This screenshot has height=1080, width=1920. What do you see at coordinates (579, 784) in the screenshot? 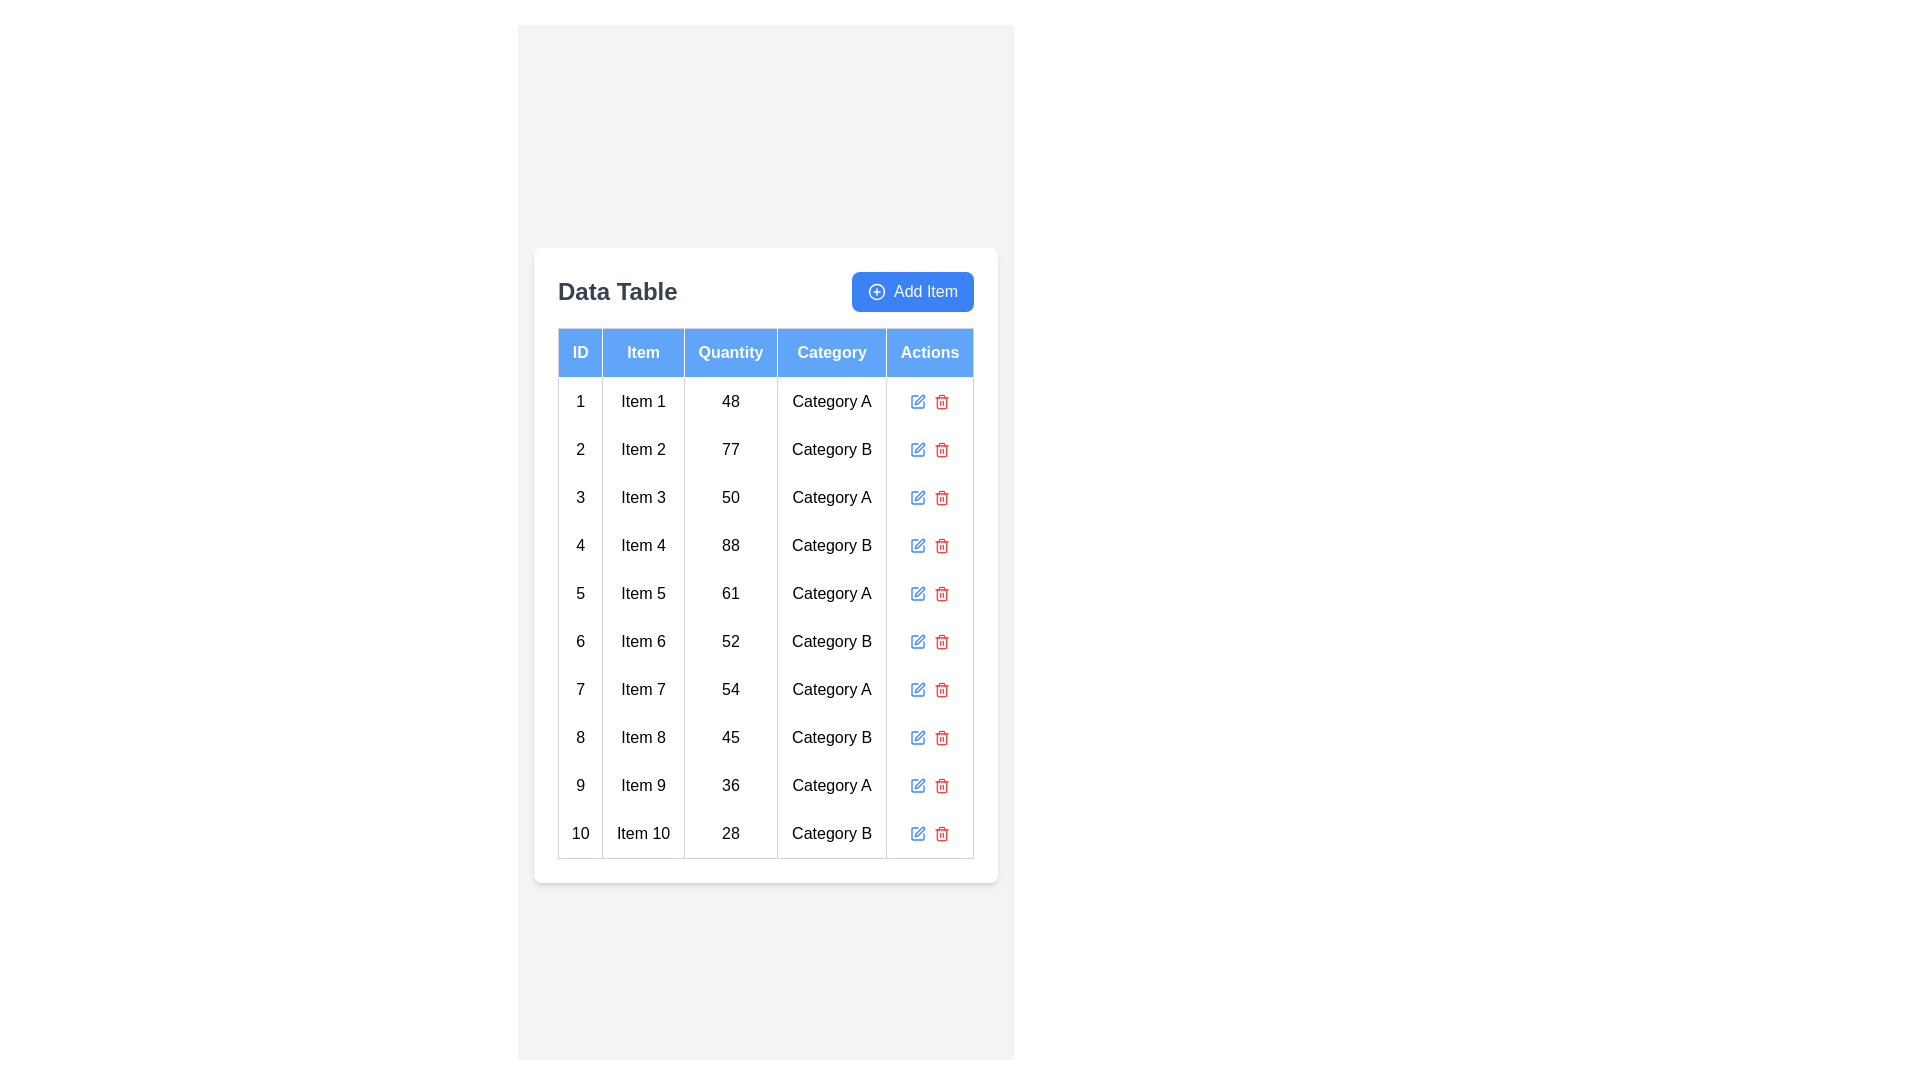
I see `the Table Cell in the leftmost column of the ninth row` at bounding box center [579, 784].